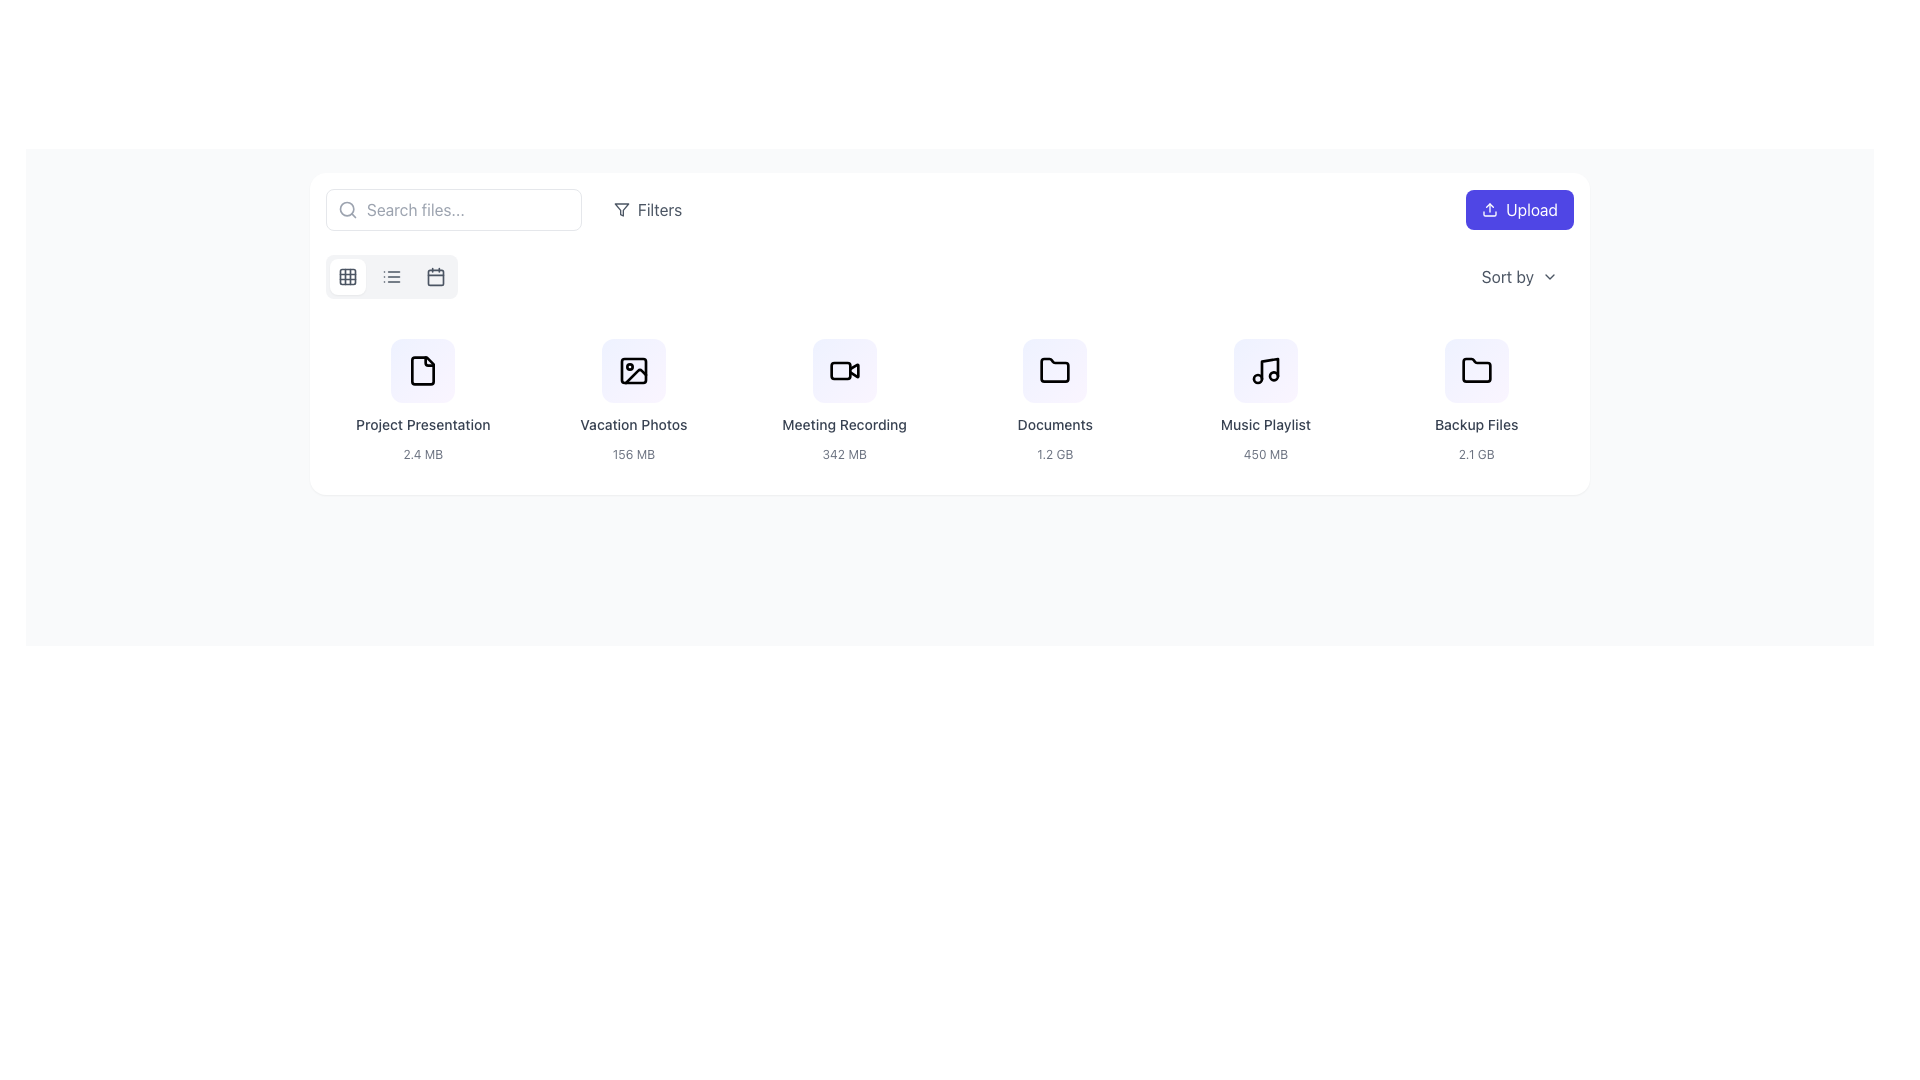  What do you see at coordinates (347, 277) in the screenshot?
I see `Grid icon component, which is a small gray square with rounded corners located in the top-left portion of the interface, specifically in the first row and first column of a 3x3 grid icon` at bounding box center [347, 277].